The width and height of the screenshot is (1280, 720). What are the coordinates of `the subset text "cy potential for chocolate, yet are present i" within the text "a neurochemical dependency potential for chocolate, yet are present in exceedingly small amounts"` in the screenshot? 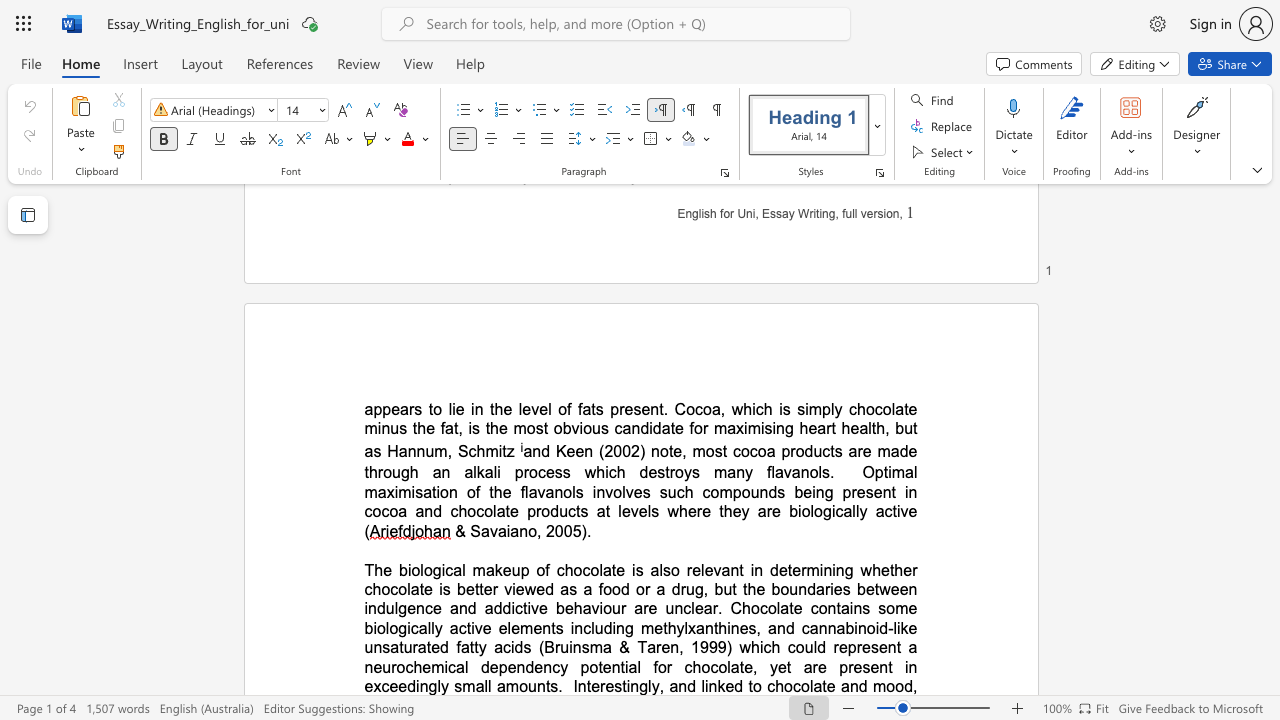 It's located at (552, 667).